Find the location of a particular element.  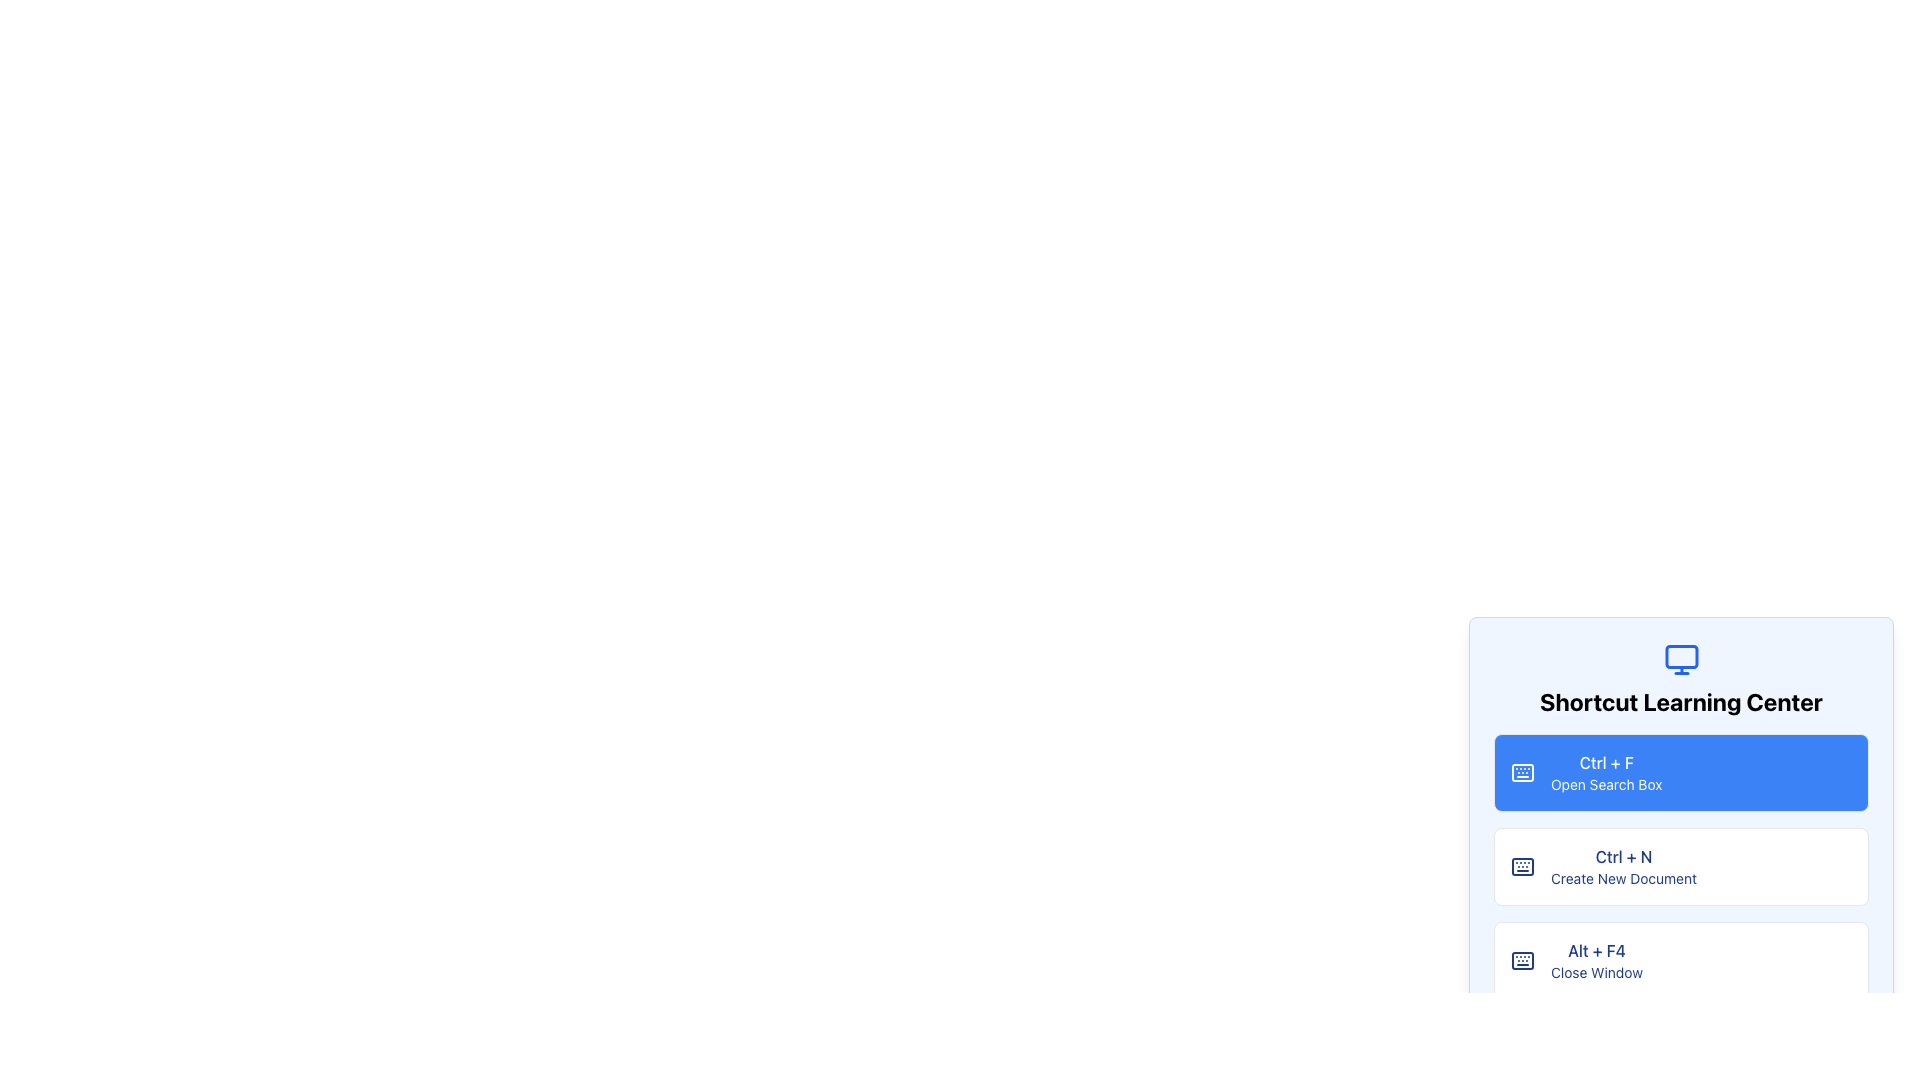

the static text label 'Create New Document', which is positioned under the bolded text 'Ctrl + N' in the Shortcut Learning Center section is located at coordinates (1623, 878).